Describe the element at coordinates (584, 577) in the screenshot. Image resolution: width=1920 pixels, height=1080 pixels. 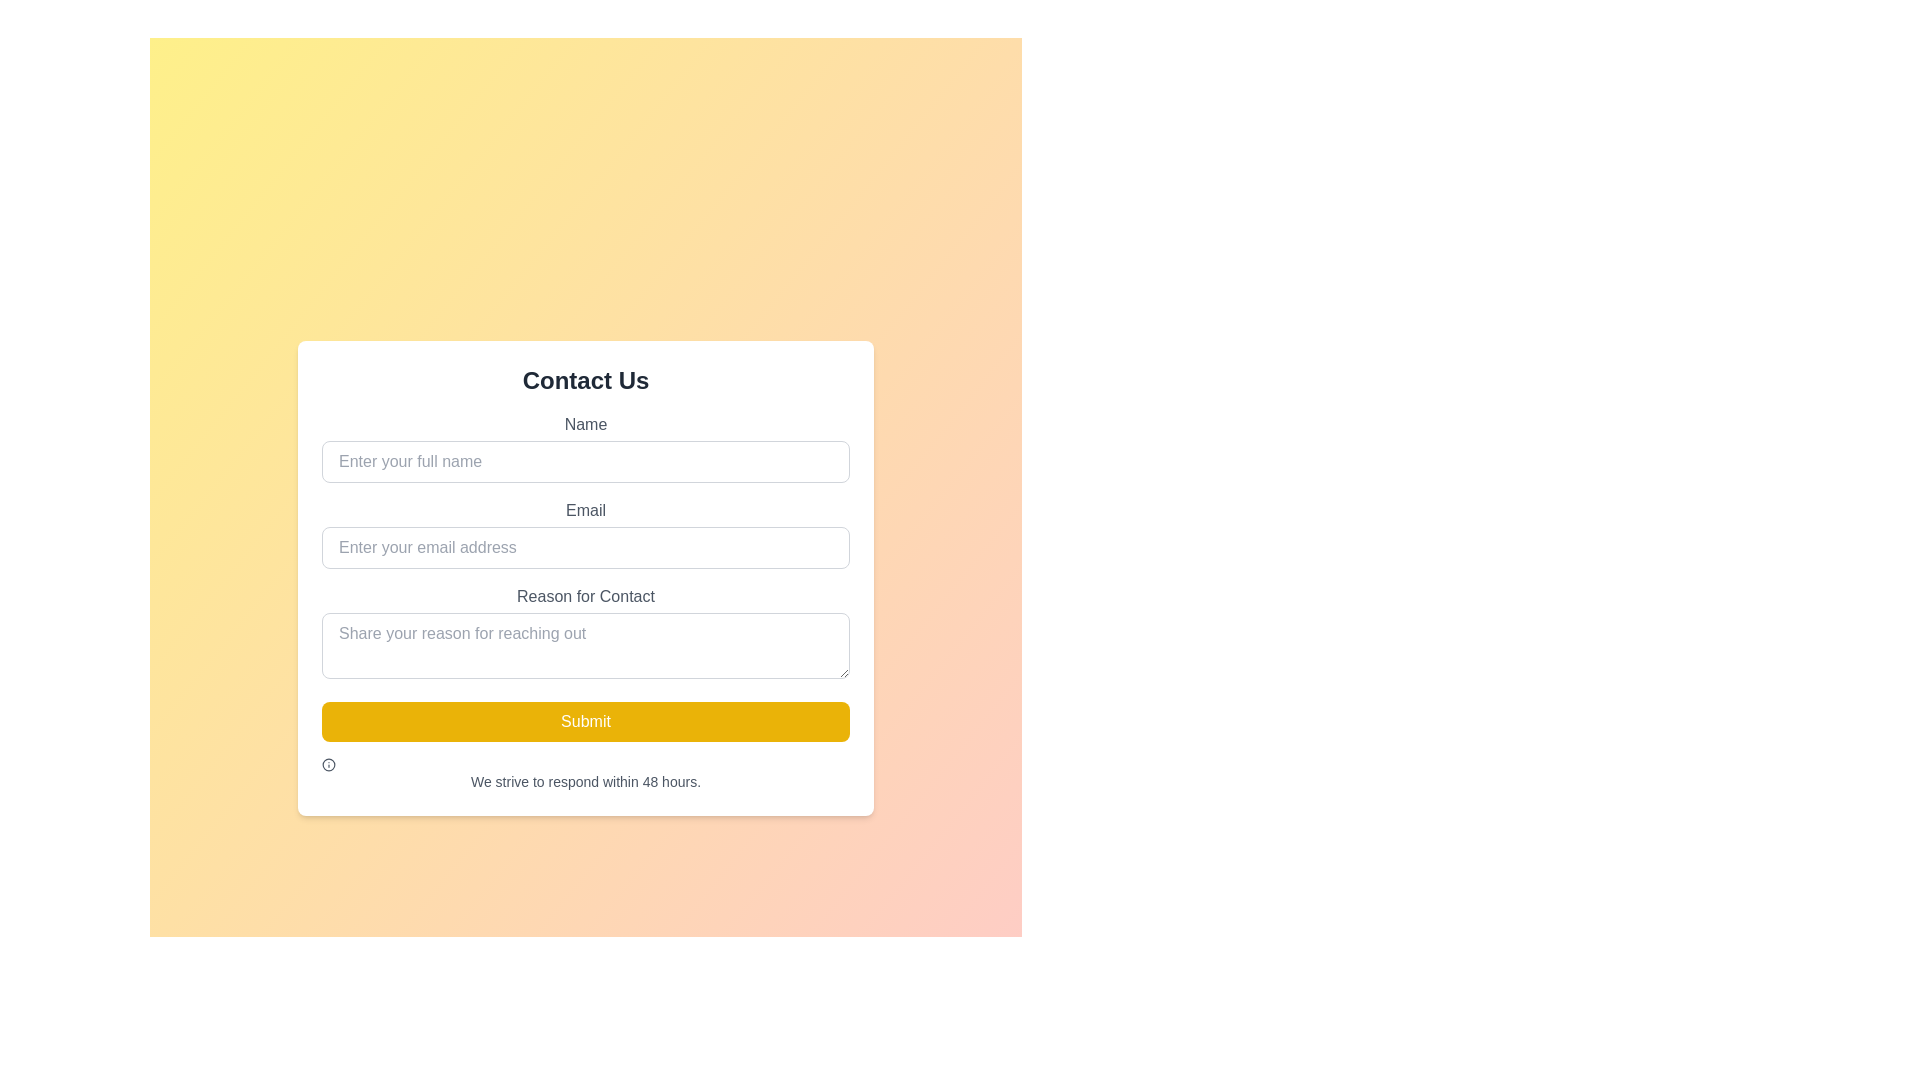
I see `the input fields within the 'Contact Us' form group, which includes sections for 'Name', 'Email', and 'Reason for Contact'` at that location.